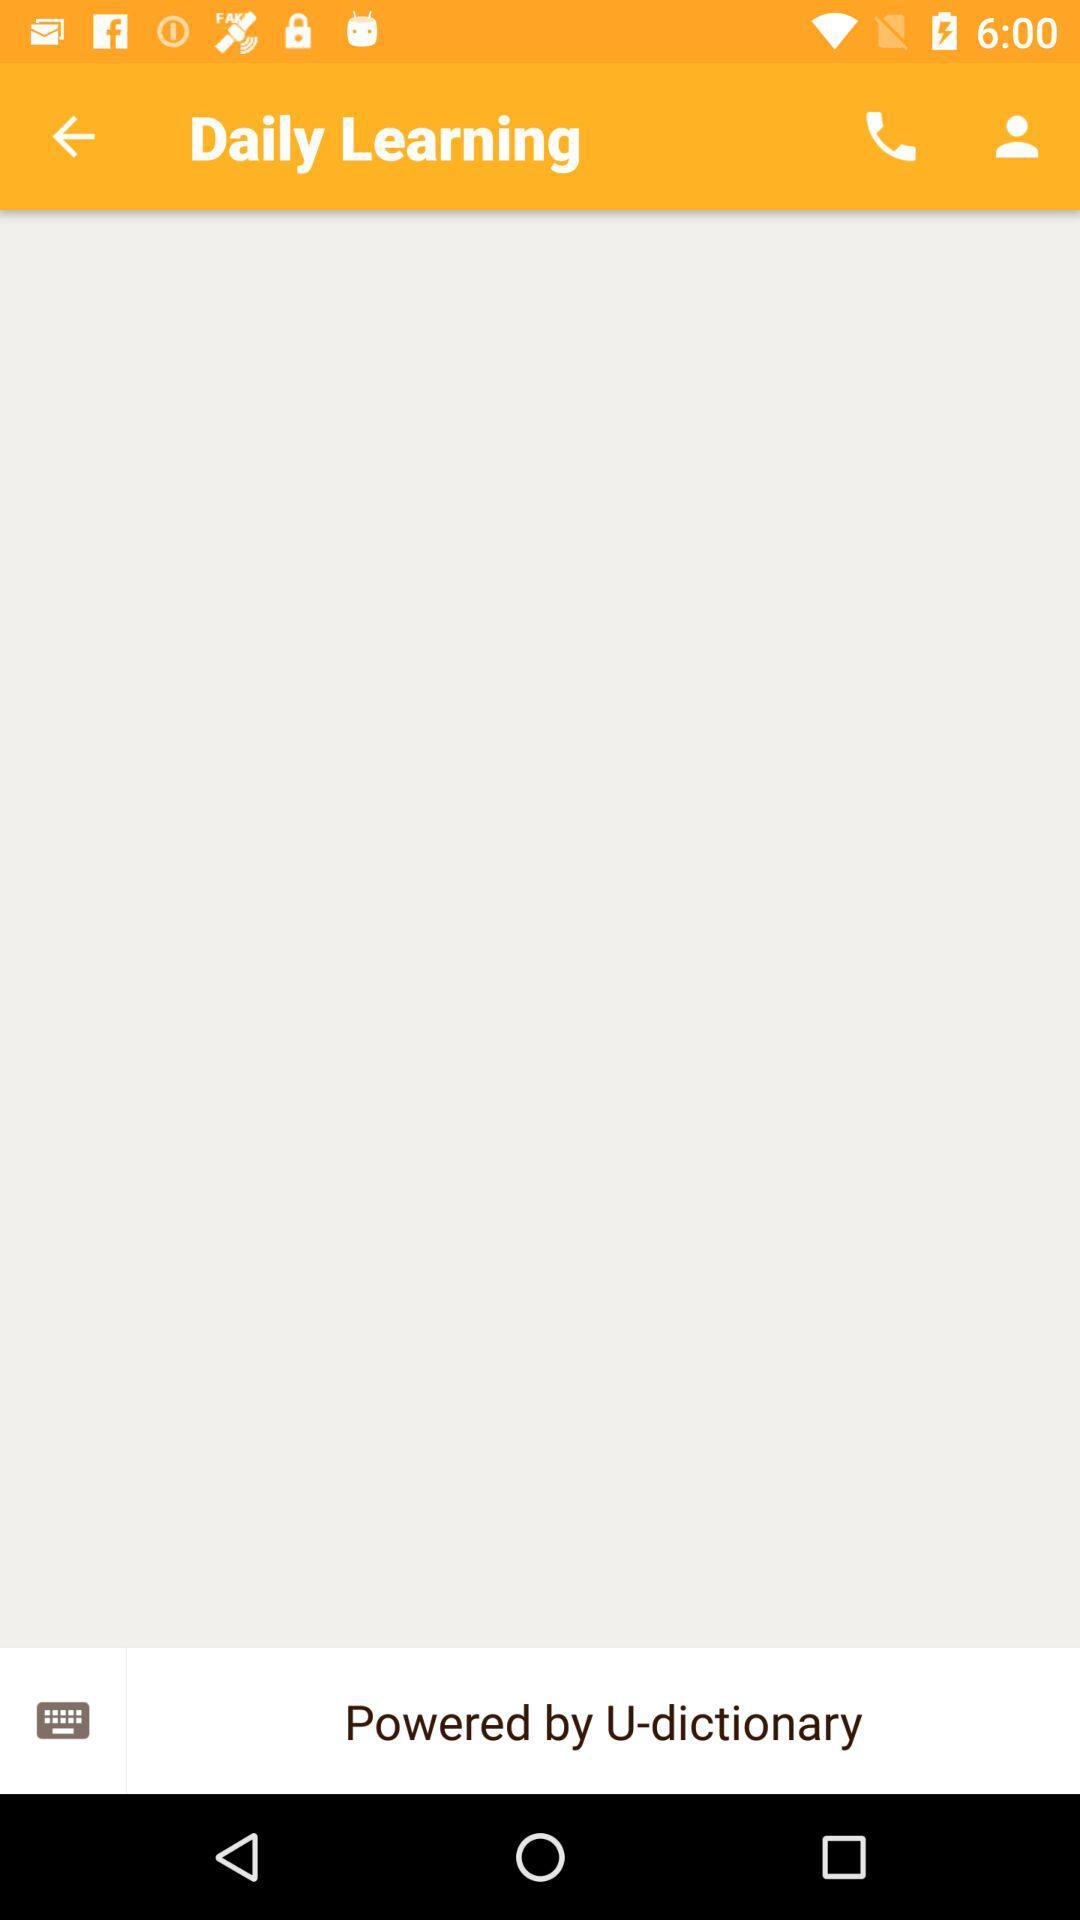 The image size is (1080, 1920). Describe the element at coordinates (890, 135) in the screenshot. I see `the icon next to the daily learning icon` at that location.